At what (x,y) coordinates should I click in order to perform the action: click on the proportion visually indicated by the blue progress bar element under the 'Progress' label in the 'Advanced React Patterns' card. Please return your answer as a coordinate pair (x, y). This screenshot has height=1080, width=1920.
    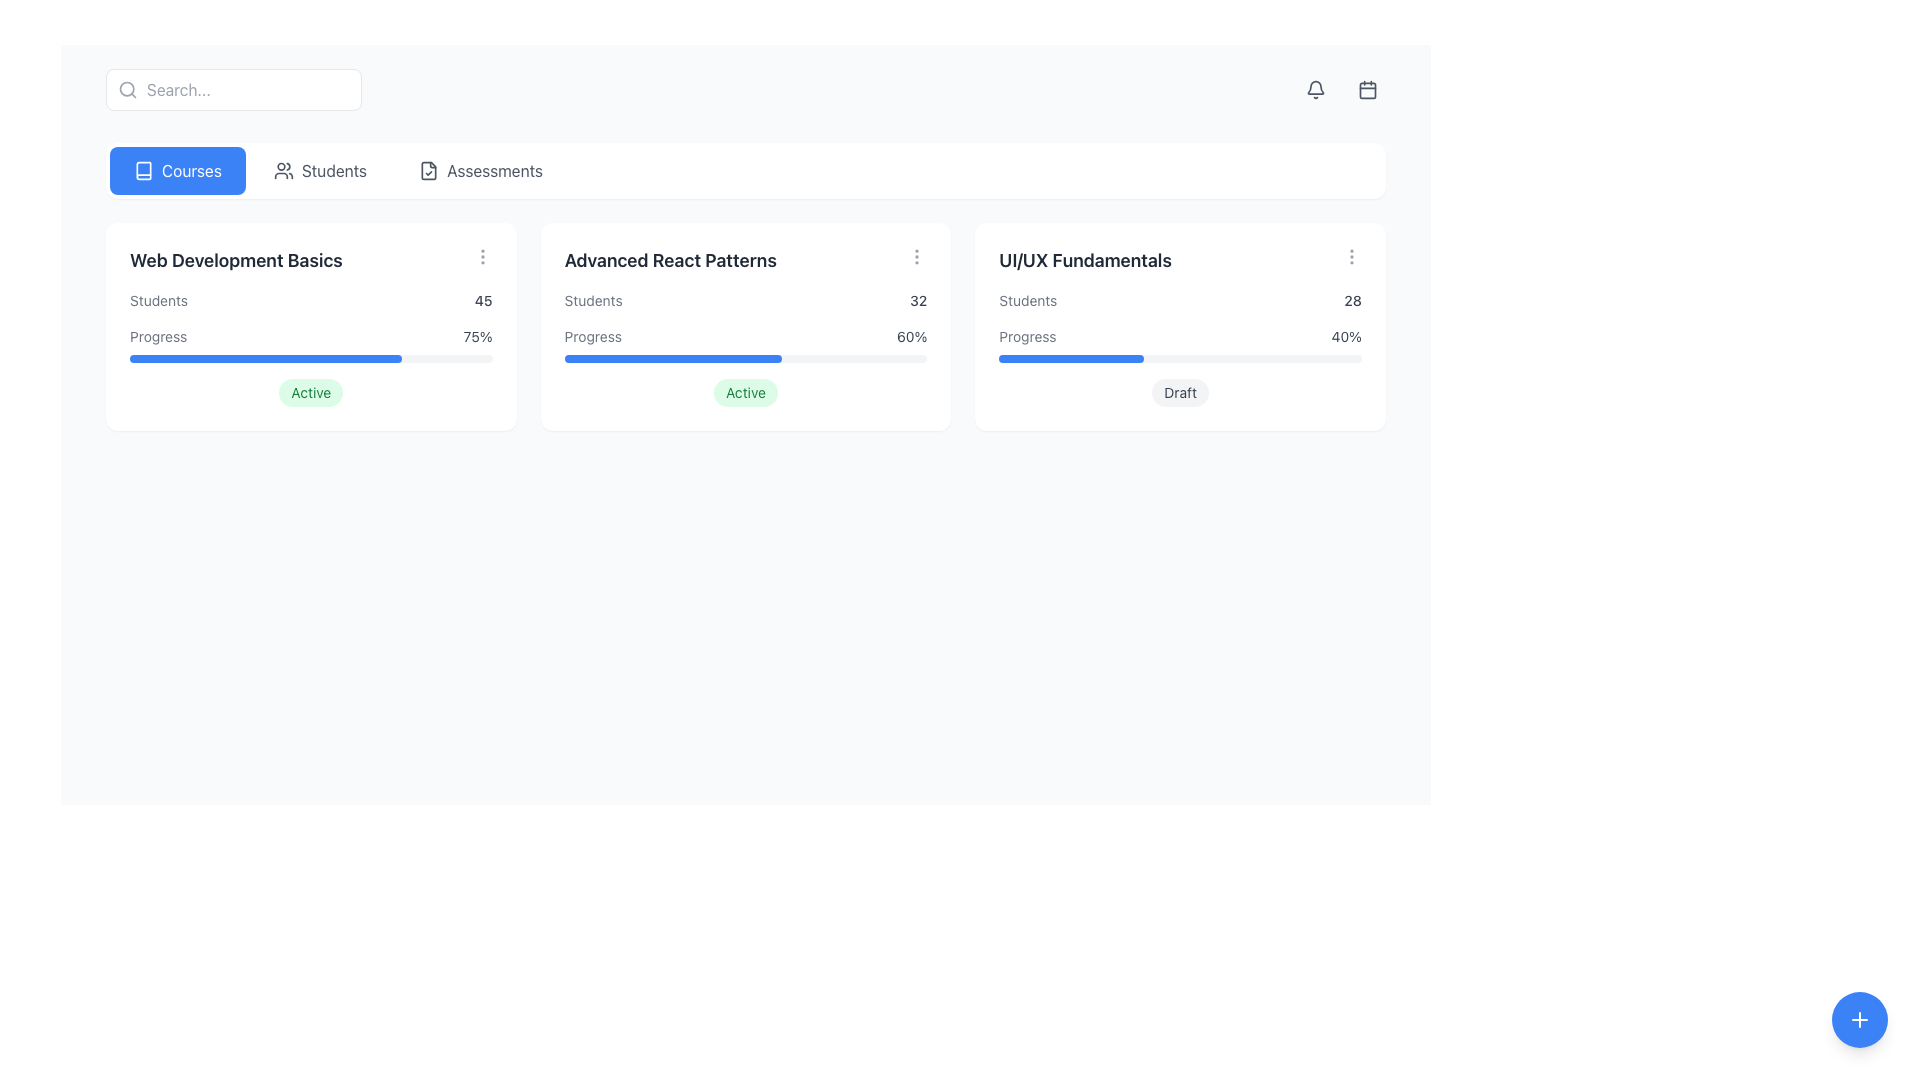
    Looking at the image, I should click on (673, 357).